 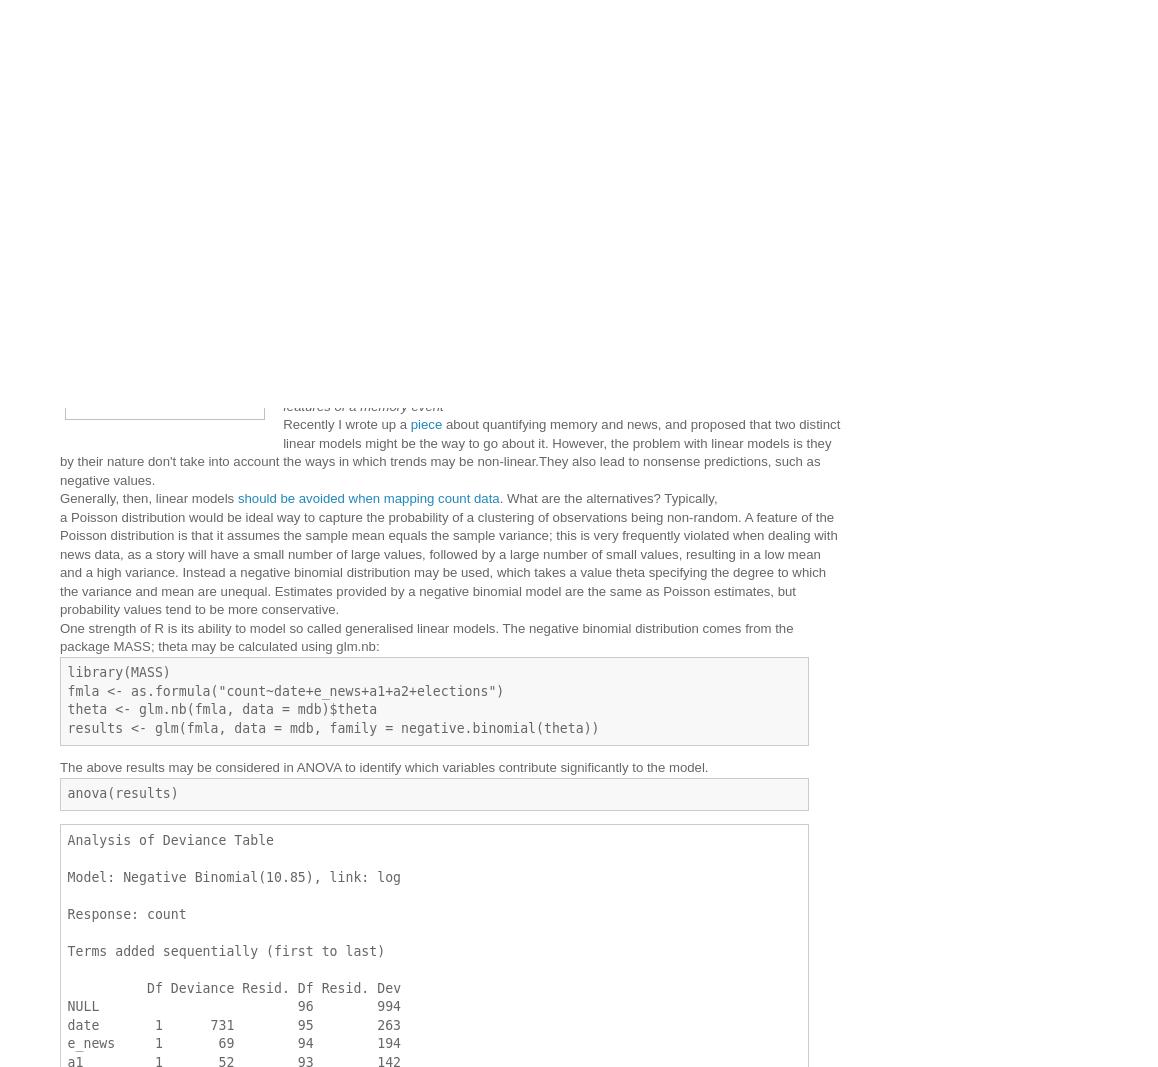 What do you see at coordinates (685, 183) in the screenshot?
I see `'POPULAR POSTS'` at bounding box center [685, 183].